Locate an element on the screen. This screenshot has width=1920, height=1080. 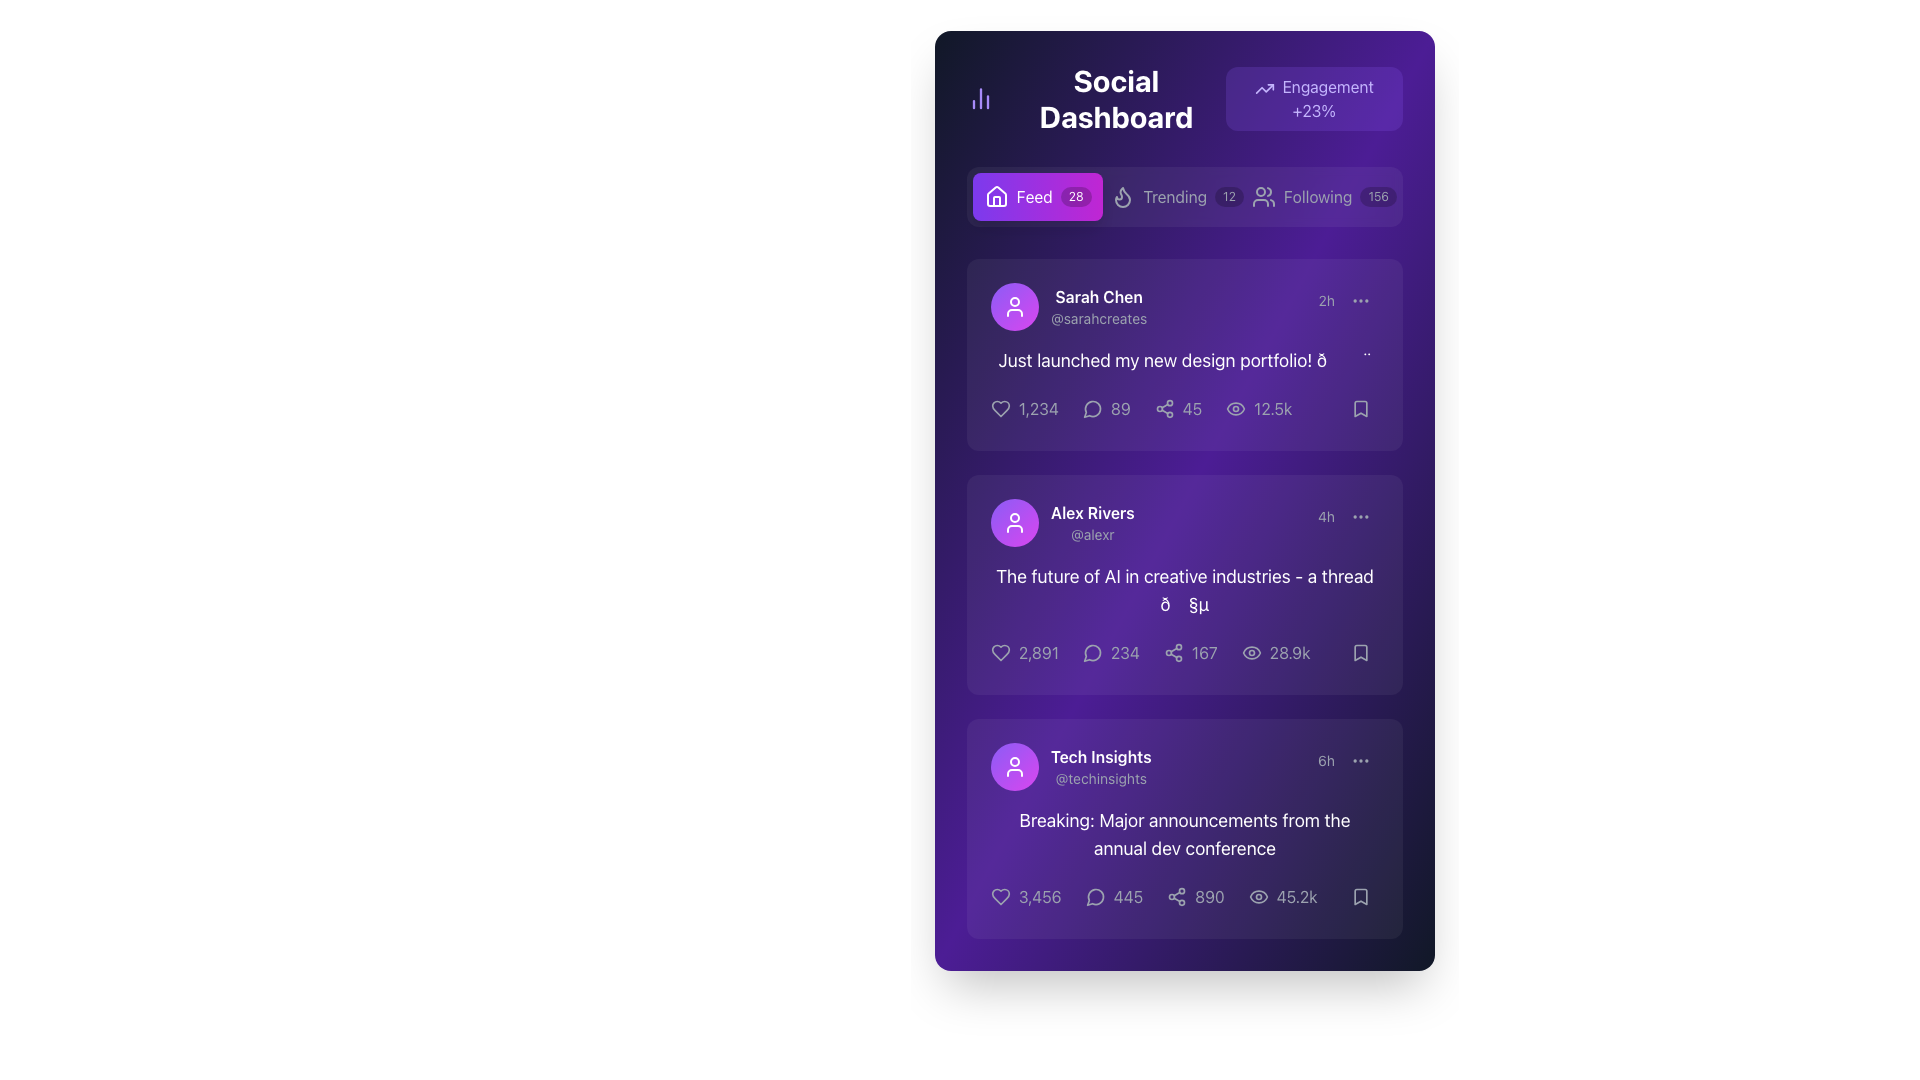
the 'Feed' label element, which is a textual label displaying the word 'Feed' in white against a gradient background, located in the navigation interface of the dashboard is located at coordinates (1034, 196).